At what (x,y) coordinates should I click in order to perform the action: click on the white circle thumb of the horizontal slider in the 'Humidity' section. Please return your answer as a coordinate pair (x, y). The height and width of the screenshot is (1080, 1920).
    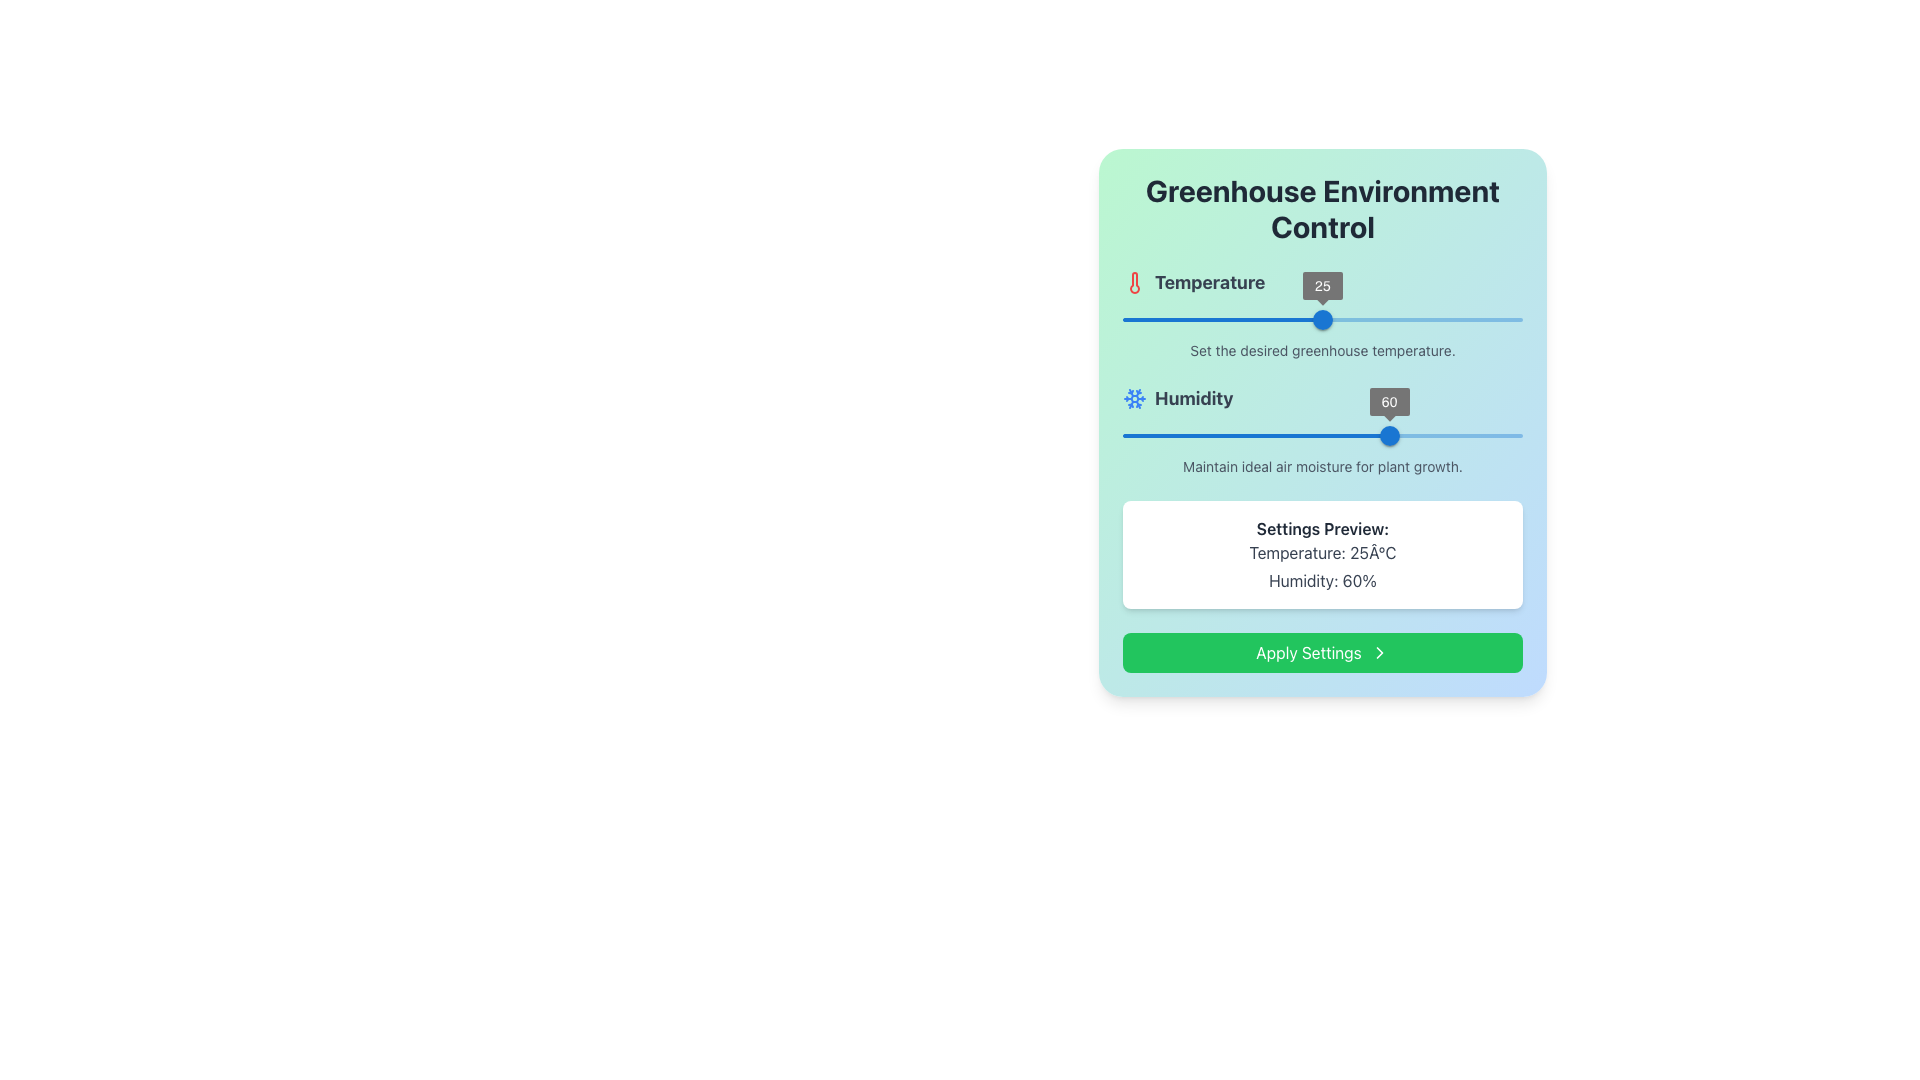
    Looking at the image, I should click on (1323, 434).